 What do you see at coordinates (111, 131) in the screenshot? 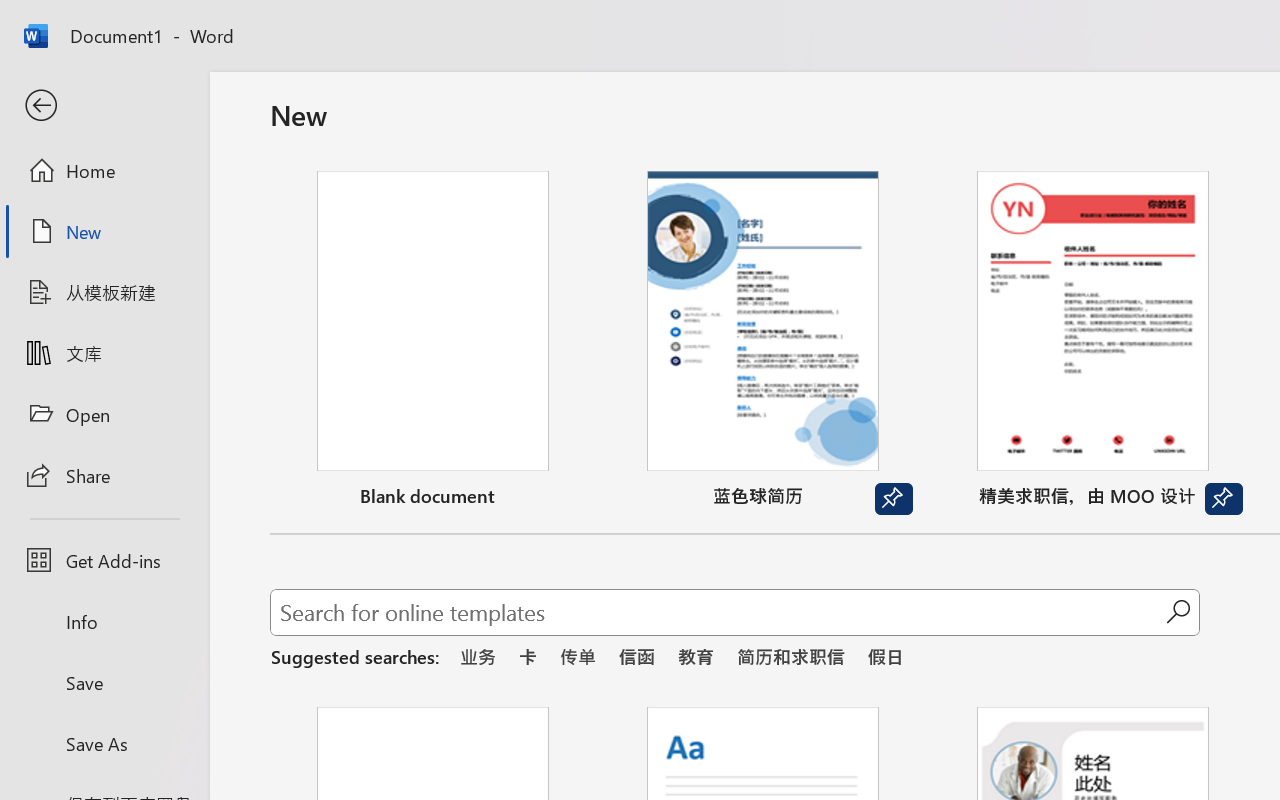
I see `'Google Play logo'` at bounding box center [111, 131].